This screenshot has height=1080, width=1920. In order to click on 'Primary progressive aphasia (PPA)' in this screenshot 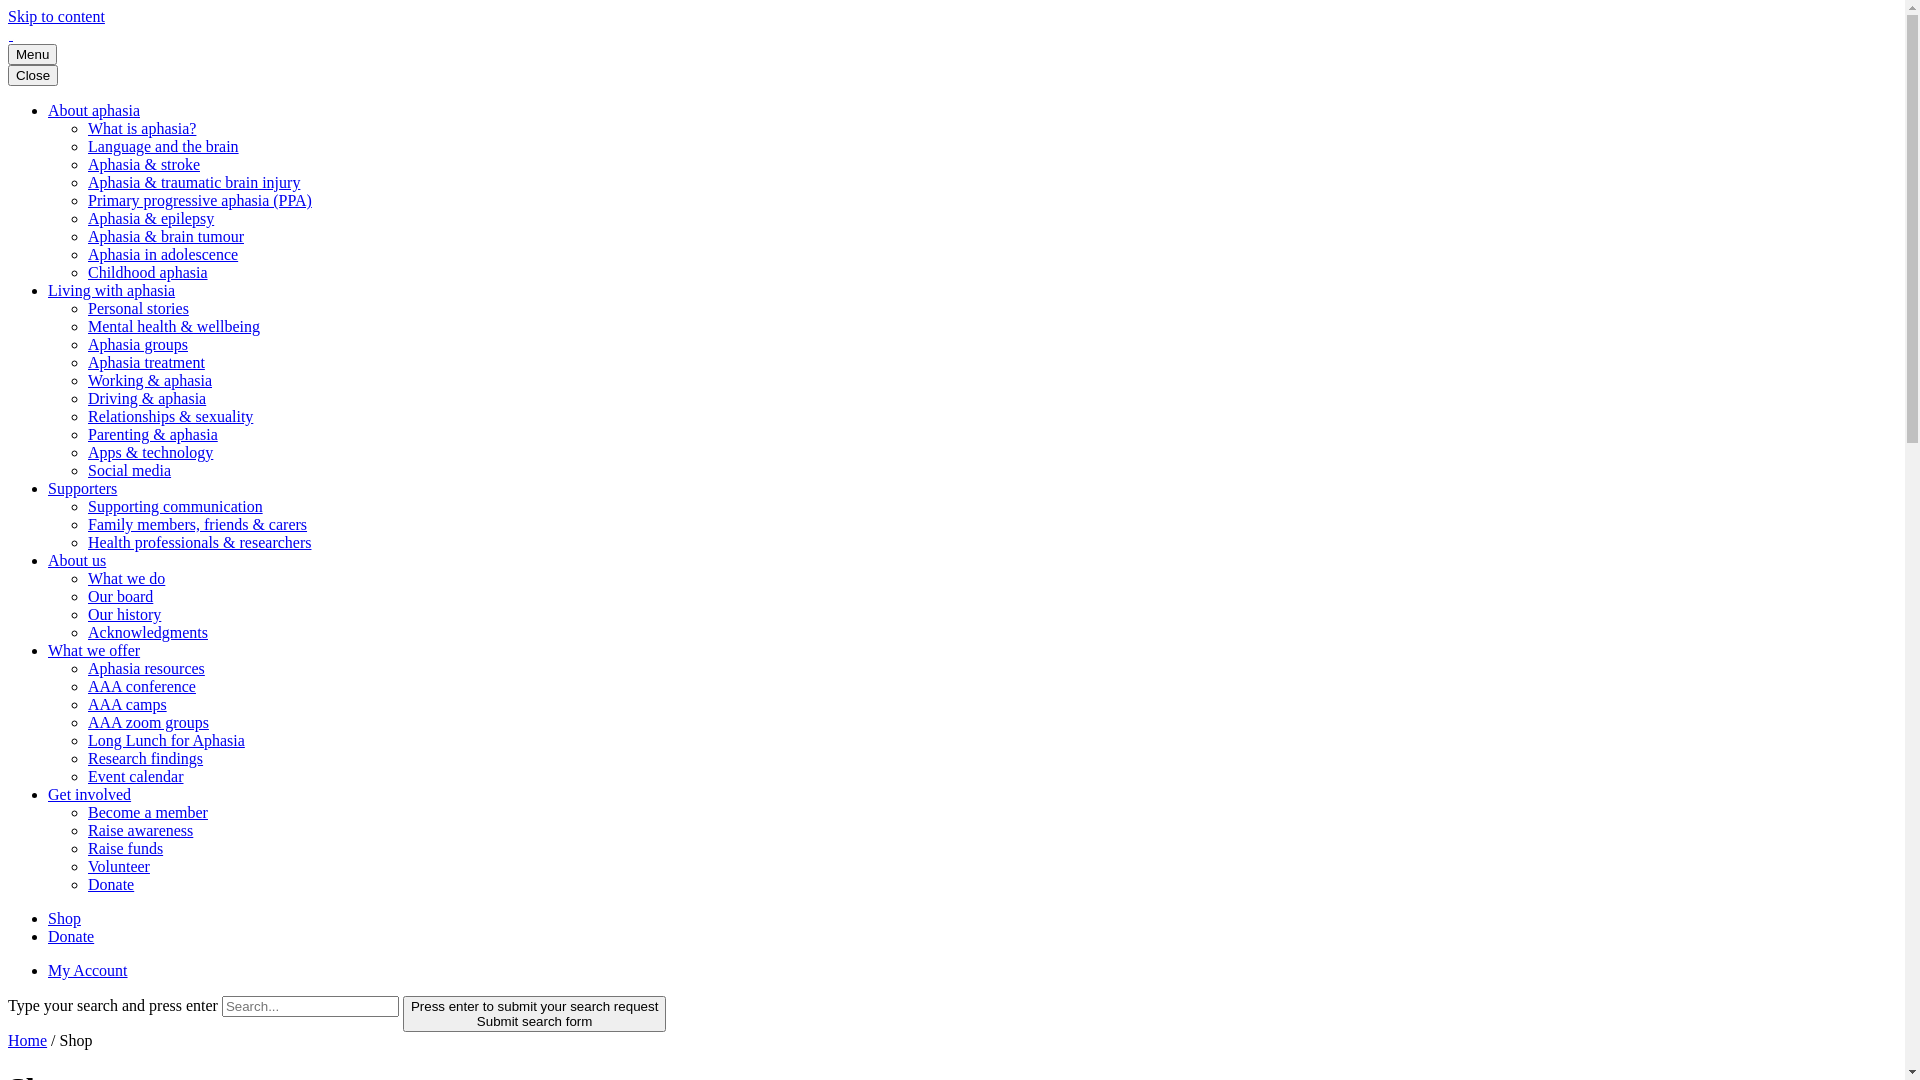, I will do `click(200, 200)`.